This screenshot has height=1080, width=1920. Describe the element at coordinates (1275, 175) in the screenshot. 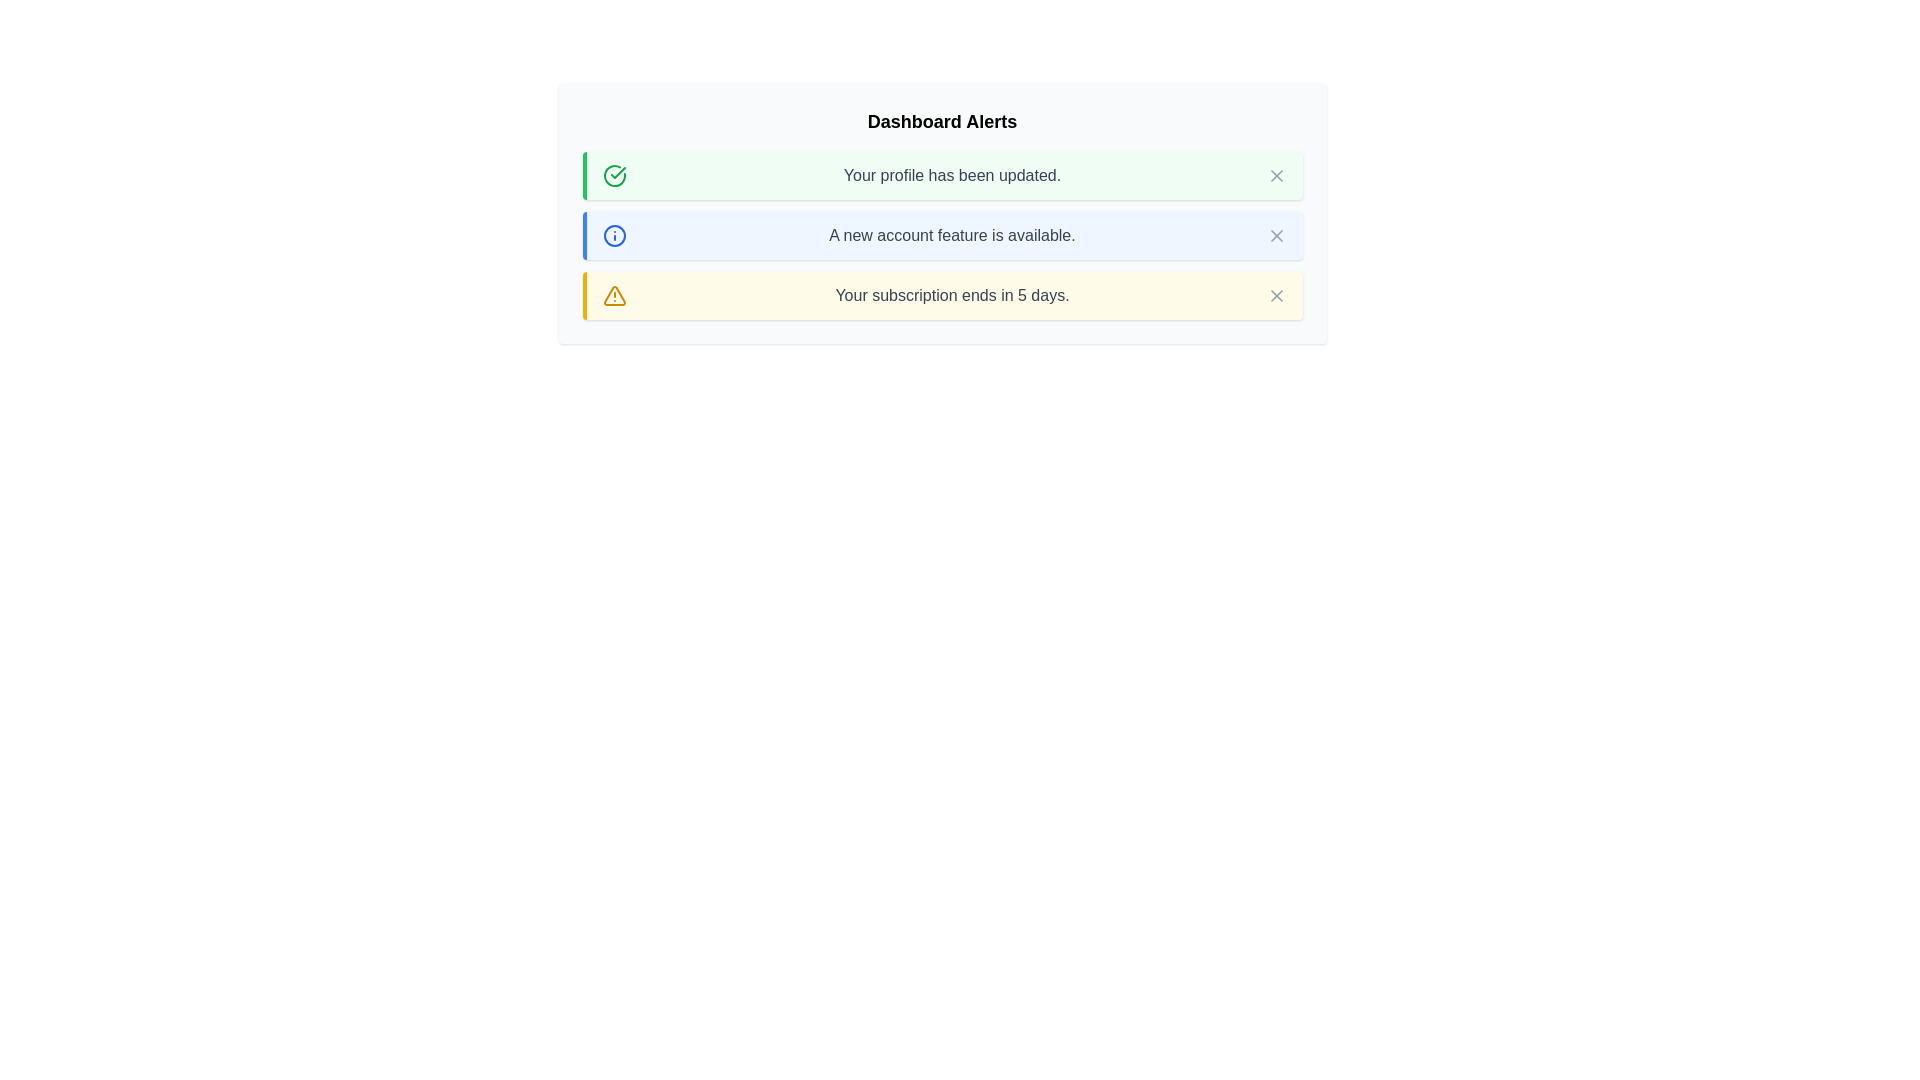

I see `the small 'X' icon button located at the right end of the green notification block that displays 'Your profile has been updated.' to observe the hover color change` at that location.